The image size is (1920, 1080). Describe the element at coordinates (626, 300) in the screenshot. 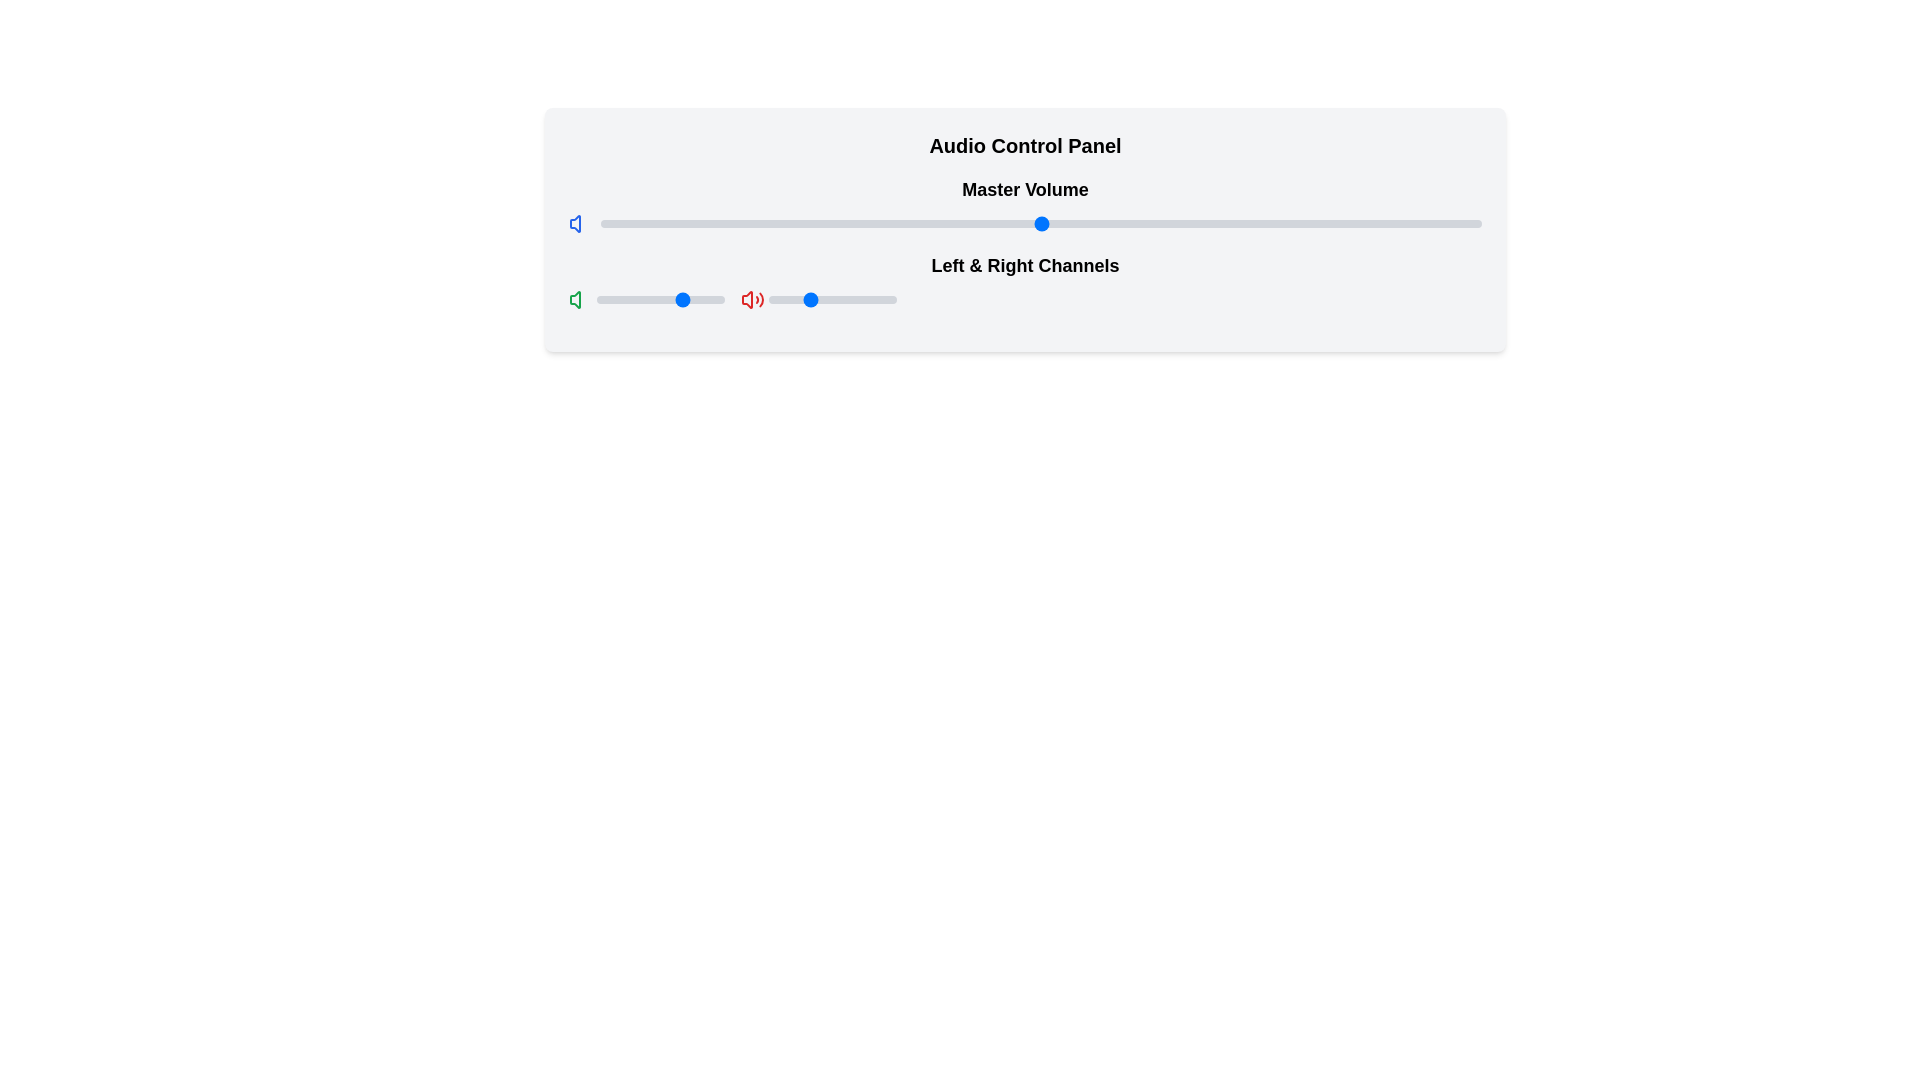

I see `the left-right channel balance` at that location.